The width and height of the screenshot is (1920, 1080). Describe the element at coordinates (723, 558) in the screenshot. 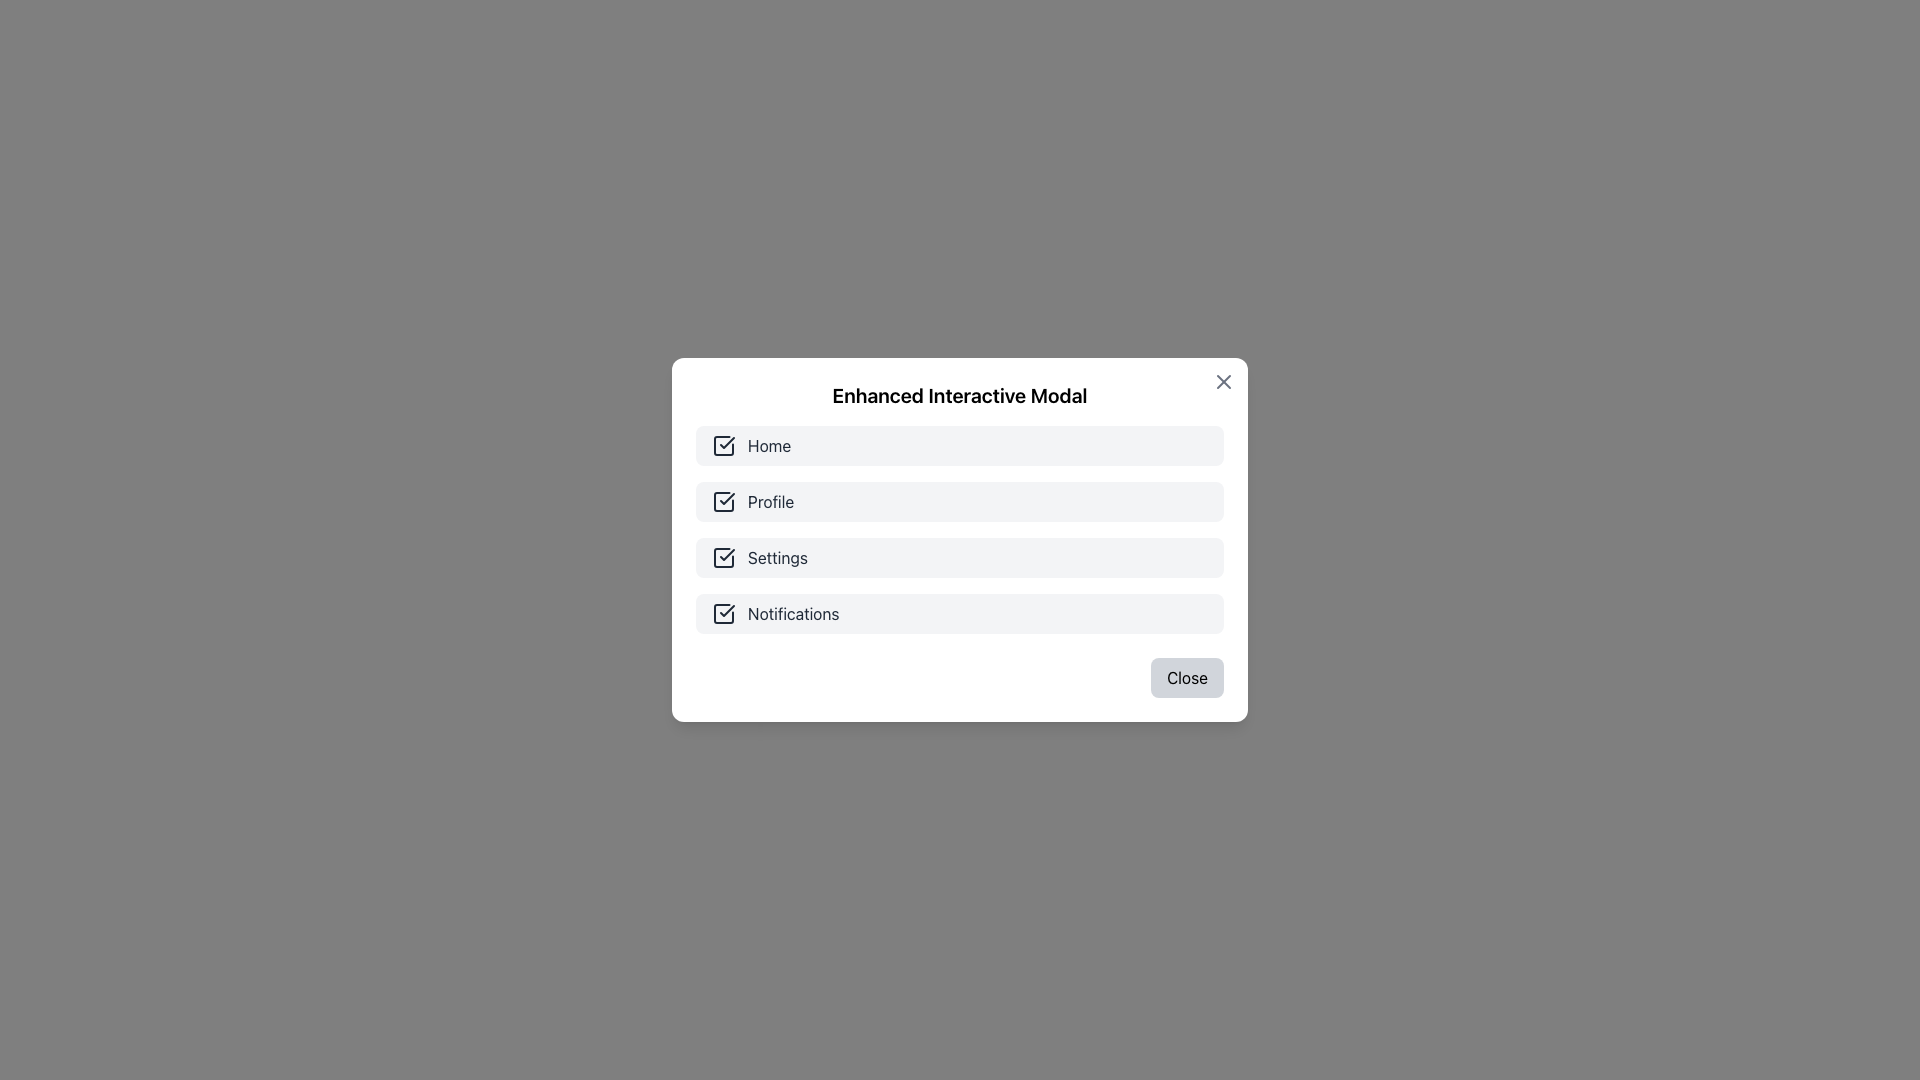

I see `the graphical checkbox icon` at that location.